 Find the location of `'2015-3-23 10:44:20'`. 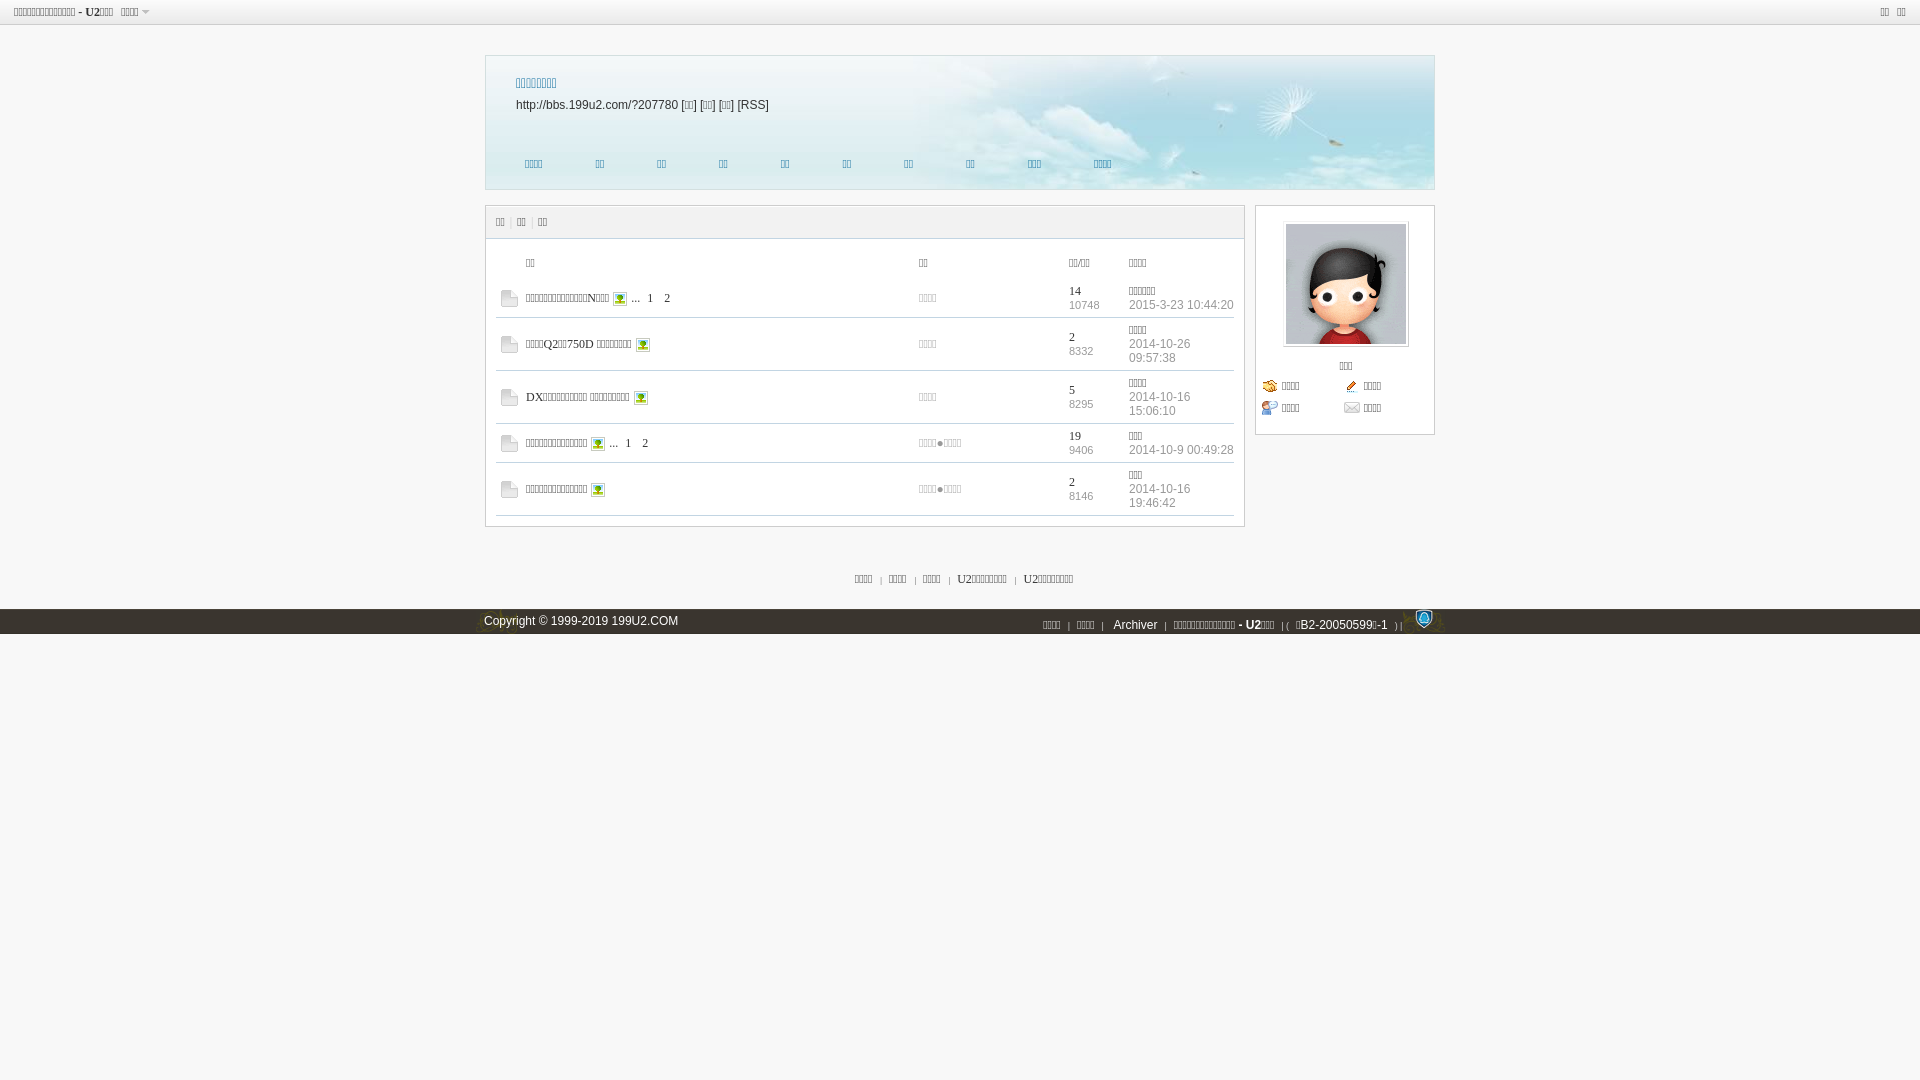

'2015-3-23 10:44:20' is located at coordinates (1181, 304).